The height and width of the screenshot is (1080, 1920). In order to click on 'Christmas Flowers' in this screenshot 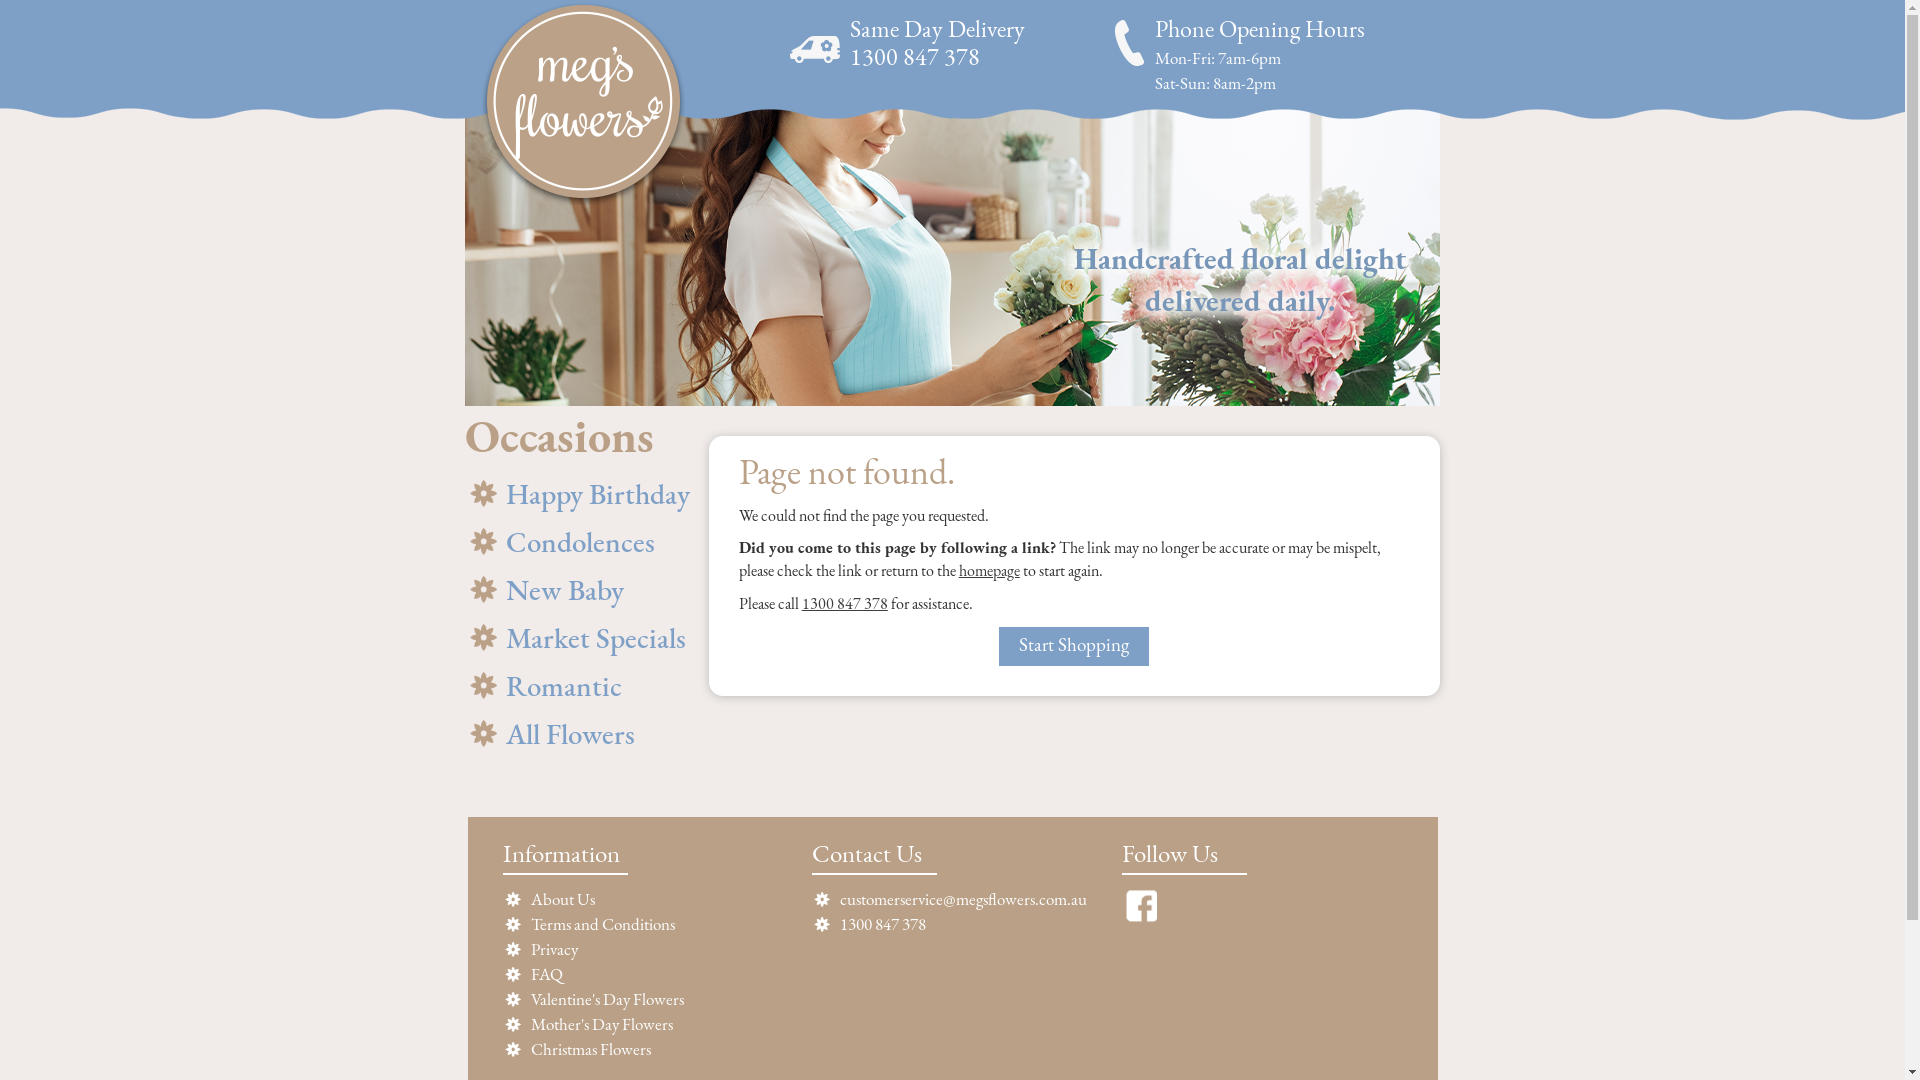, I will do `click(589, 1049)`.